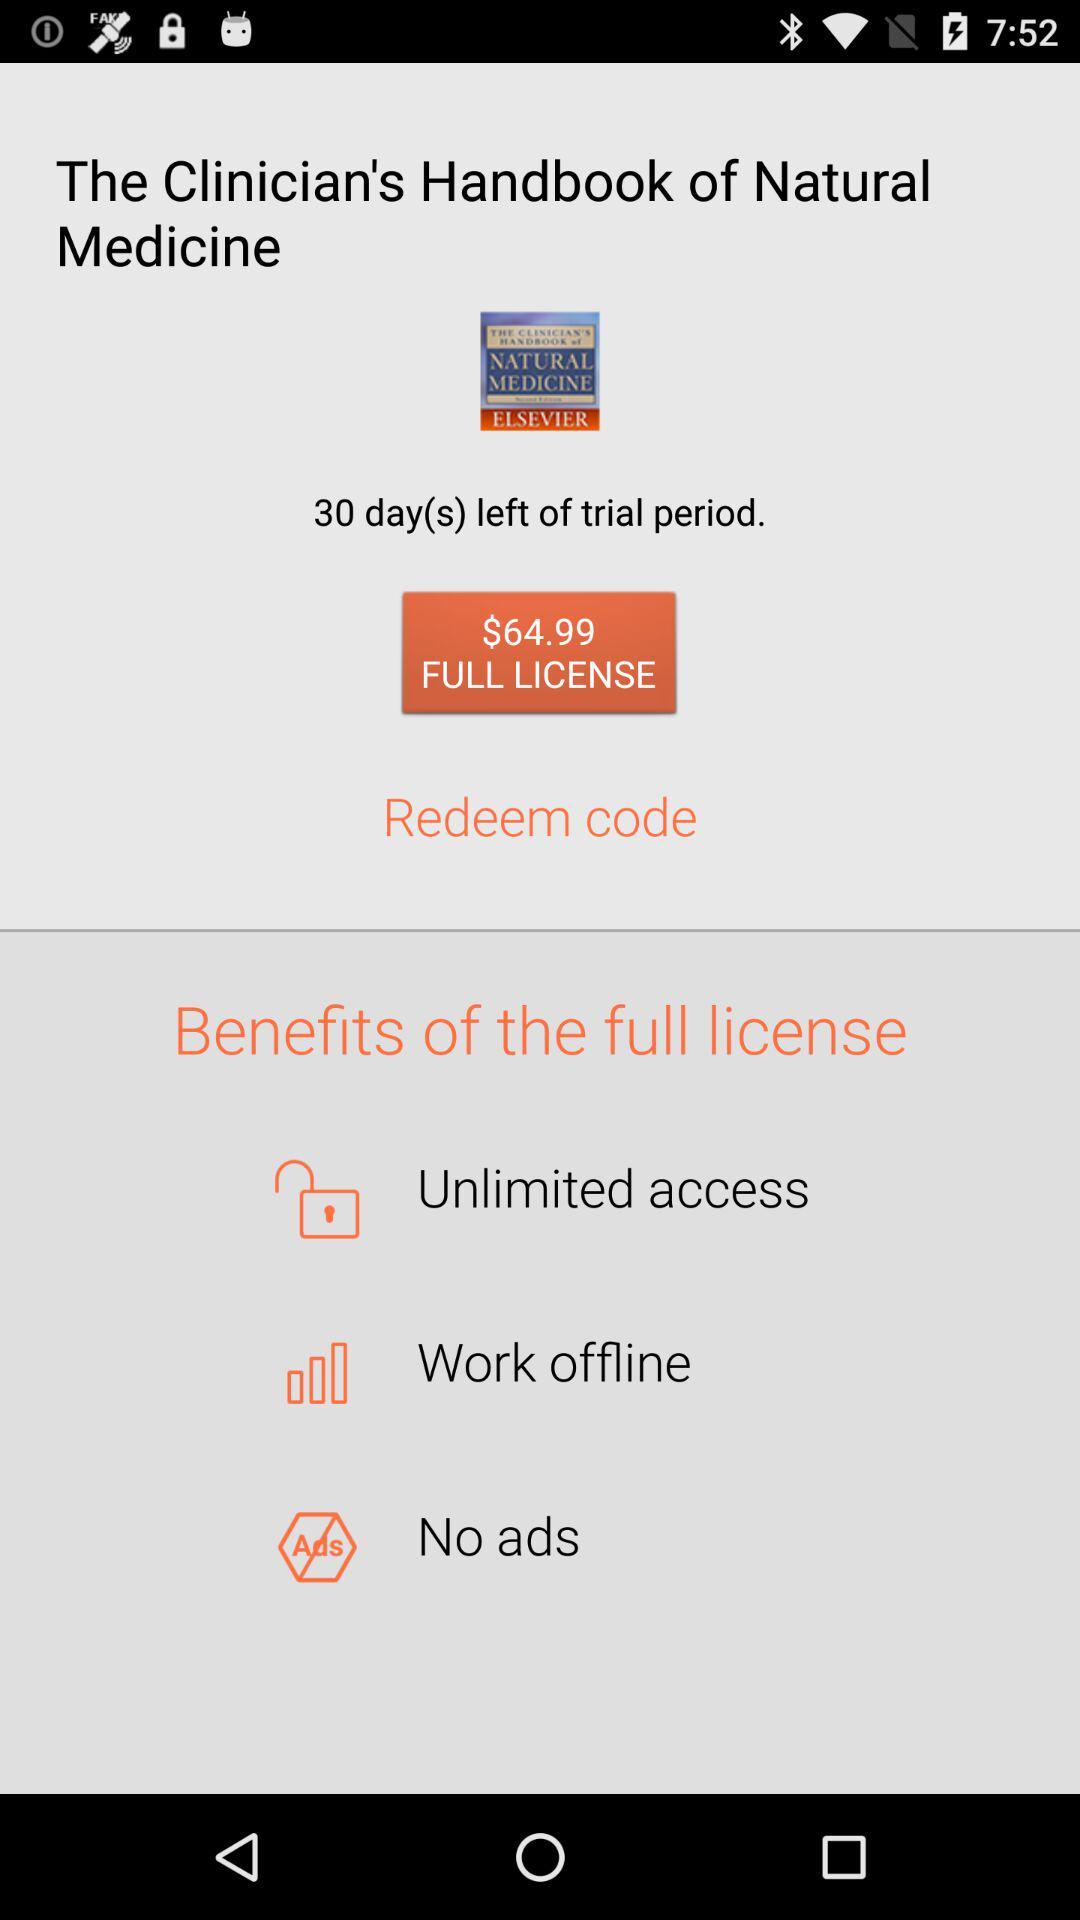  Describe the element at coordinates (540, 815) in the screenshot. I see `the redeem code app` at that location.